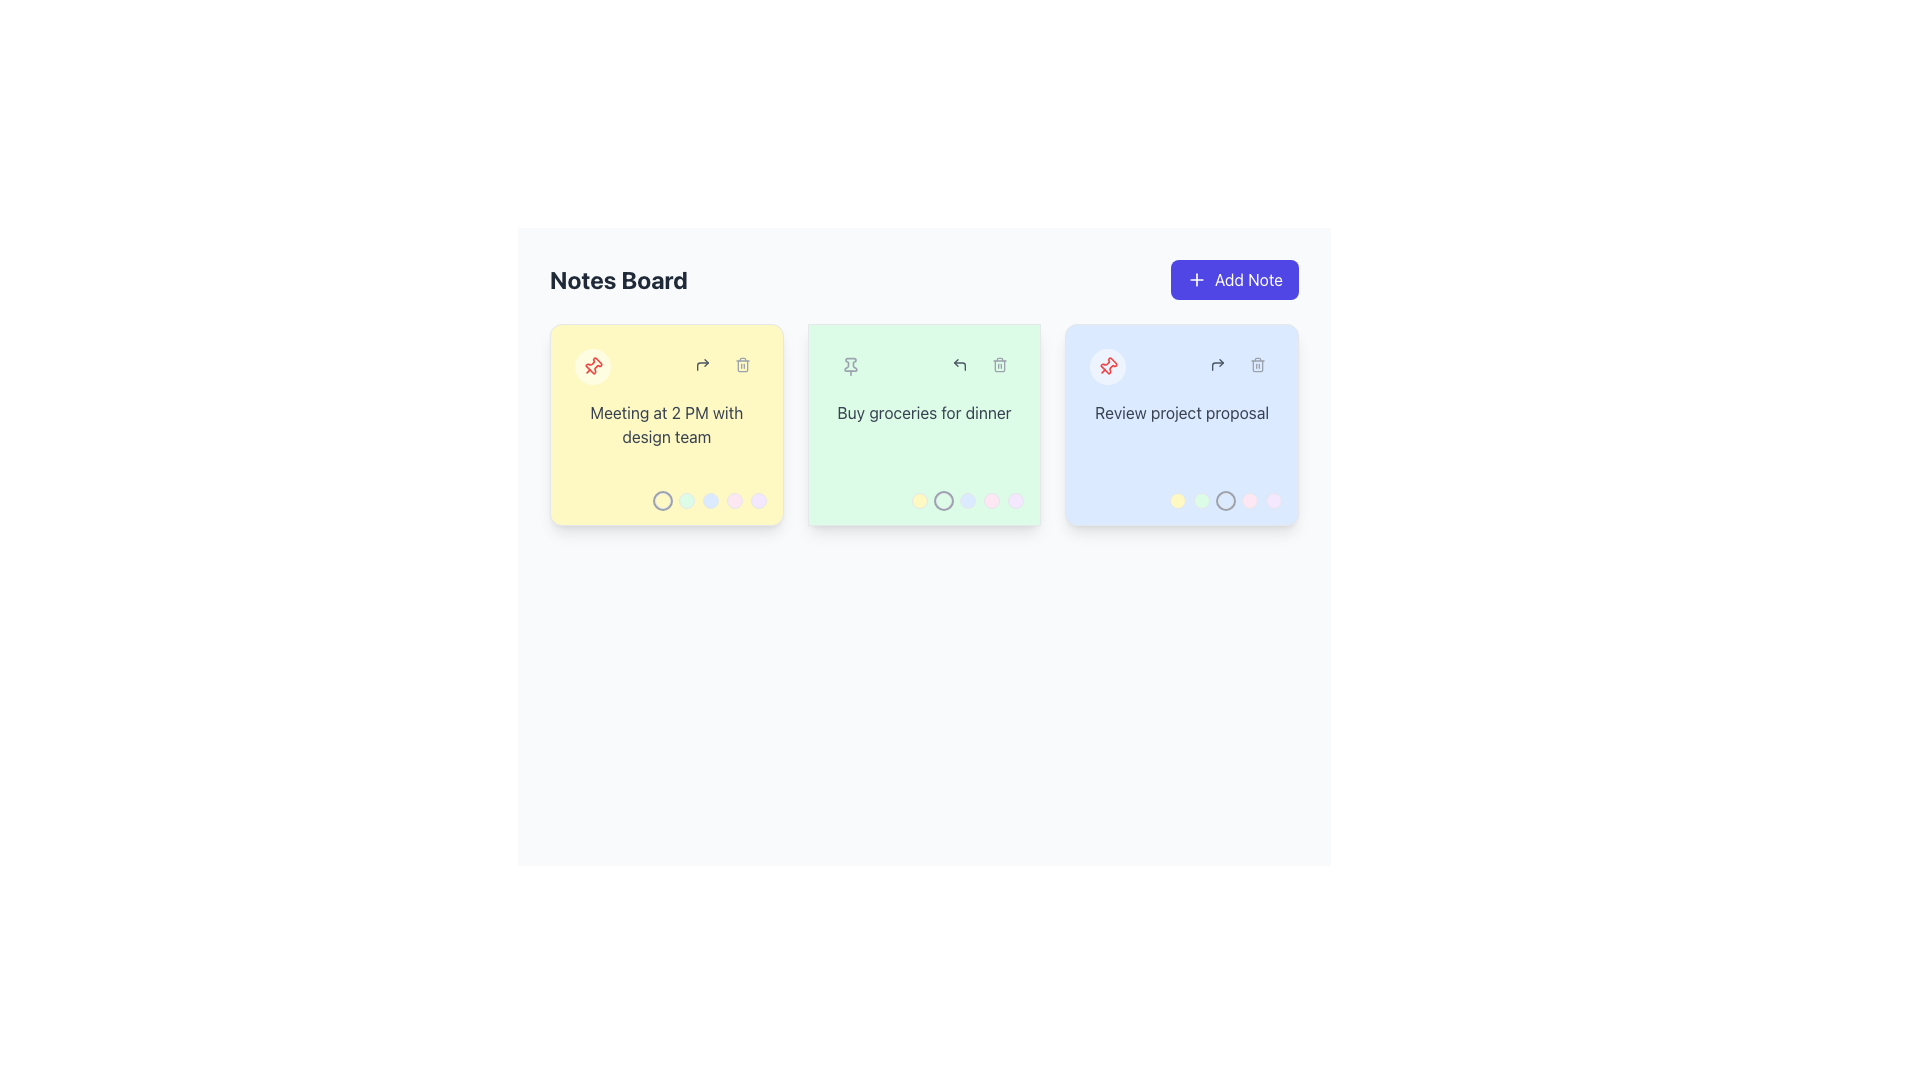 The height and width of the screenshot is (1080, 1920). What do you see at coordinates (1233, 280) in the screenshot?
I see `the 'Add Note' button, which is a rounded rectangular button with a purple background and white text, located on the right side of the 'Notes Board' header section` at bounding box center [1233, 280].